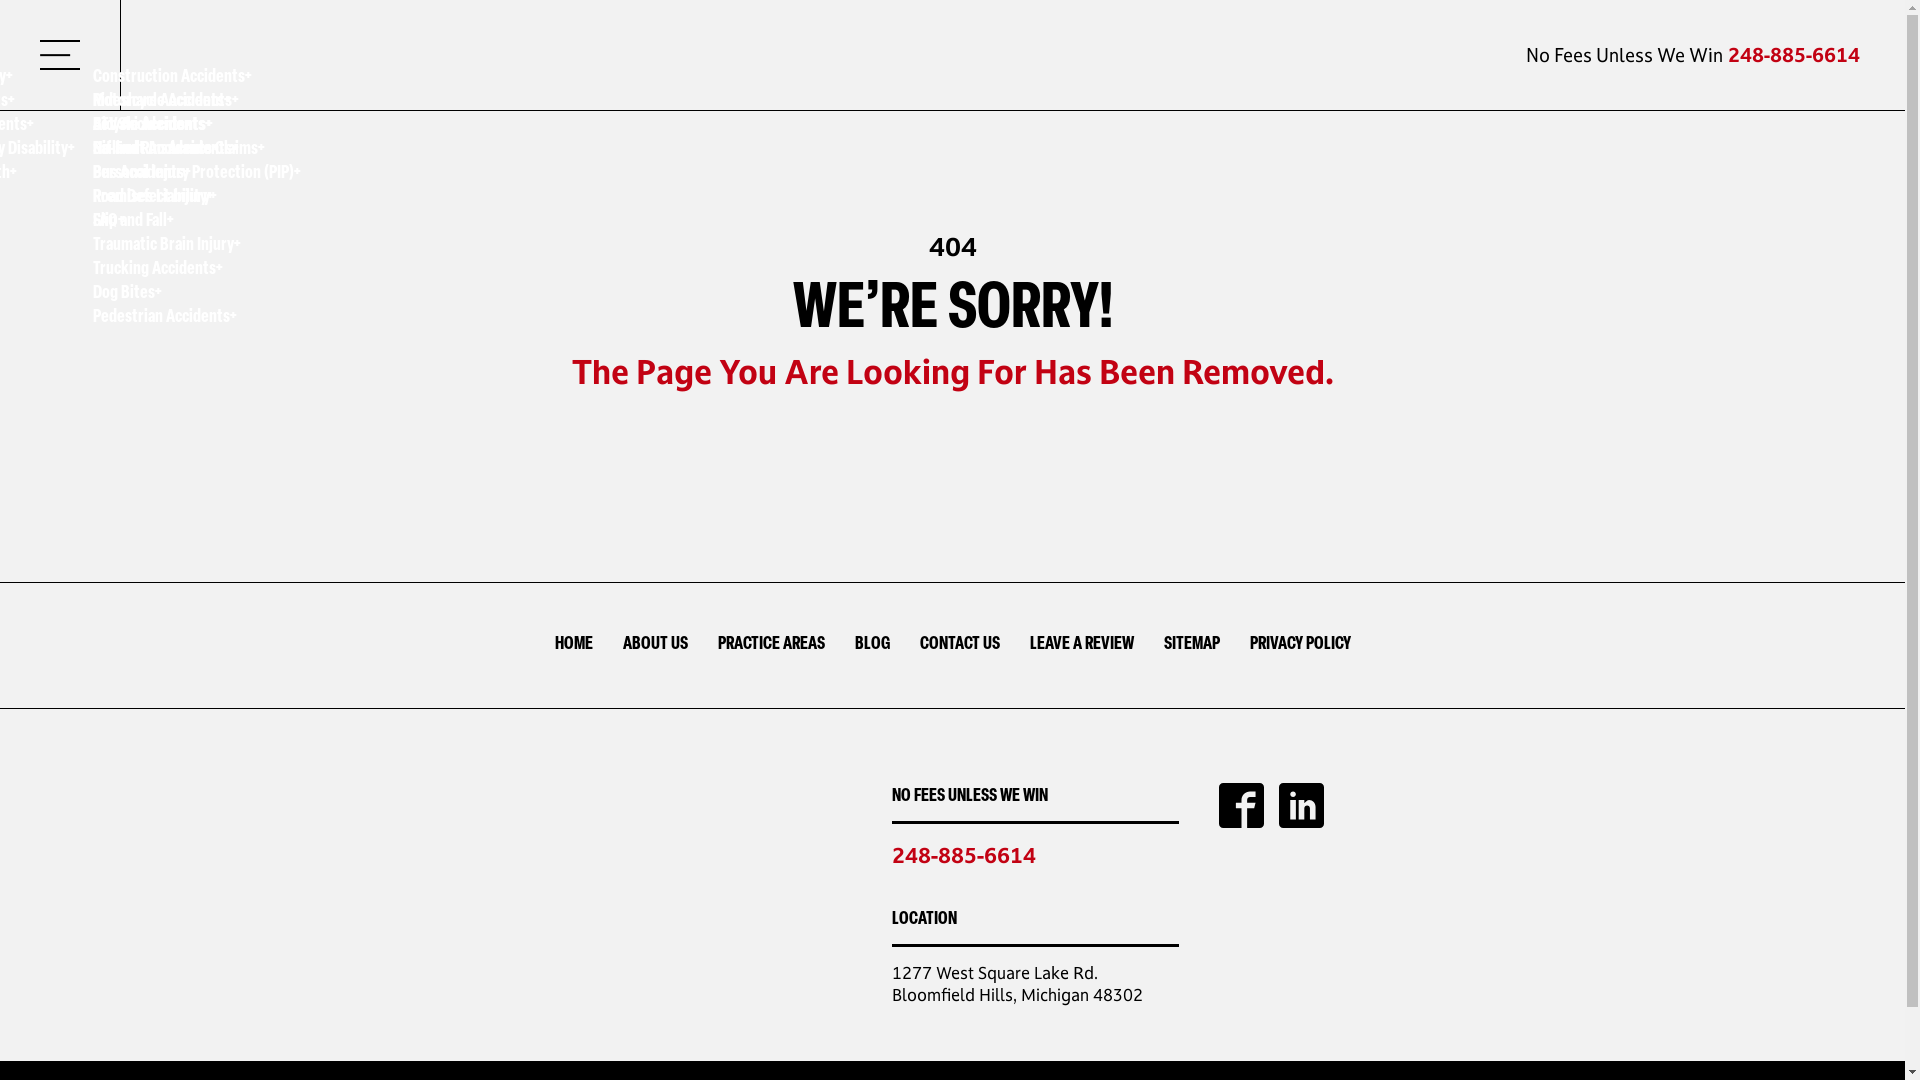 The width and height of the screenshot is (1920, 1080). I want to click on 'Dog Bites, so click(196, 294).